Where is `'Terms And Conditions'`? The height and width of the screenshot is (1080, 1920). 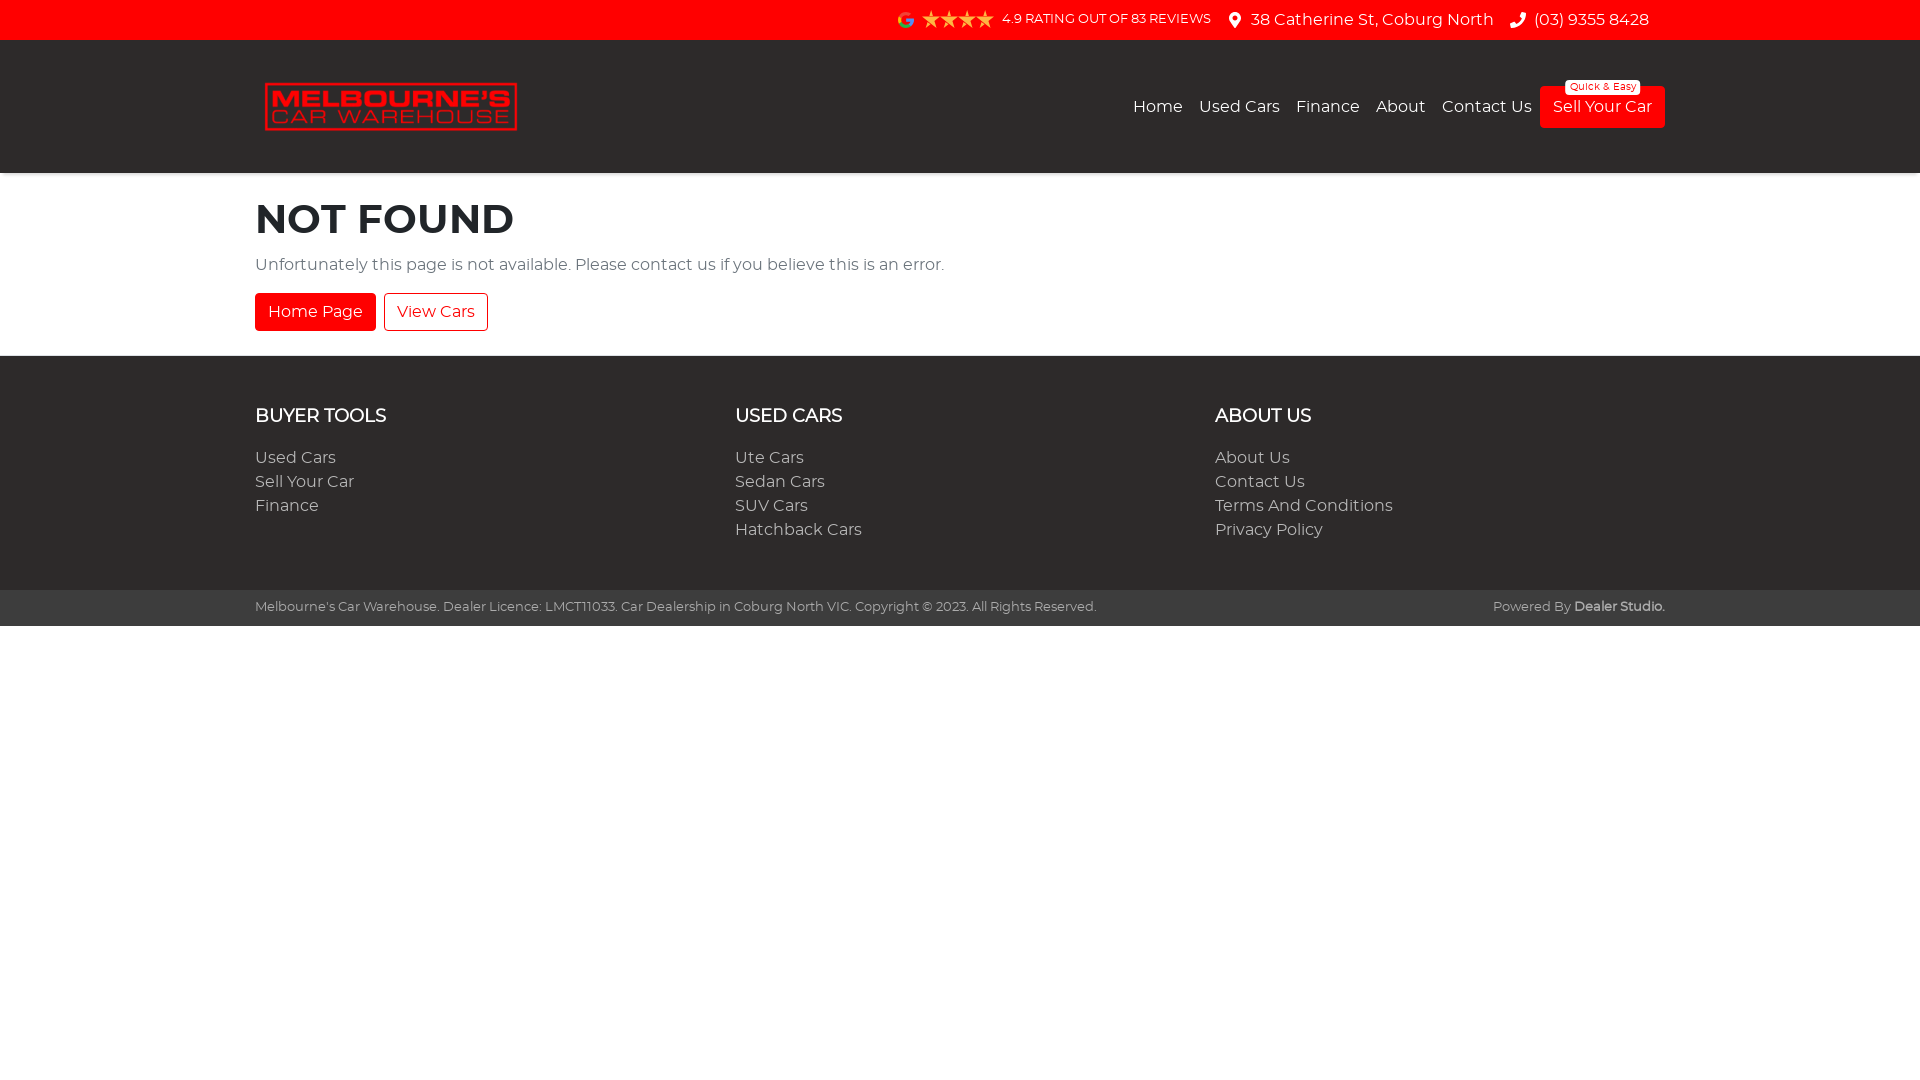
'Terms And Conditions' is located at coordinates (1304, 504).